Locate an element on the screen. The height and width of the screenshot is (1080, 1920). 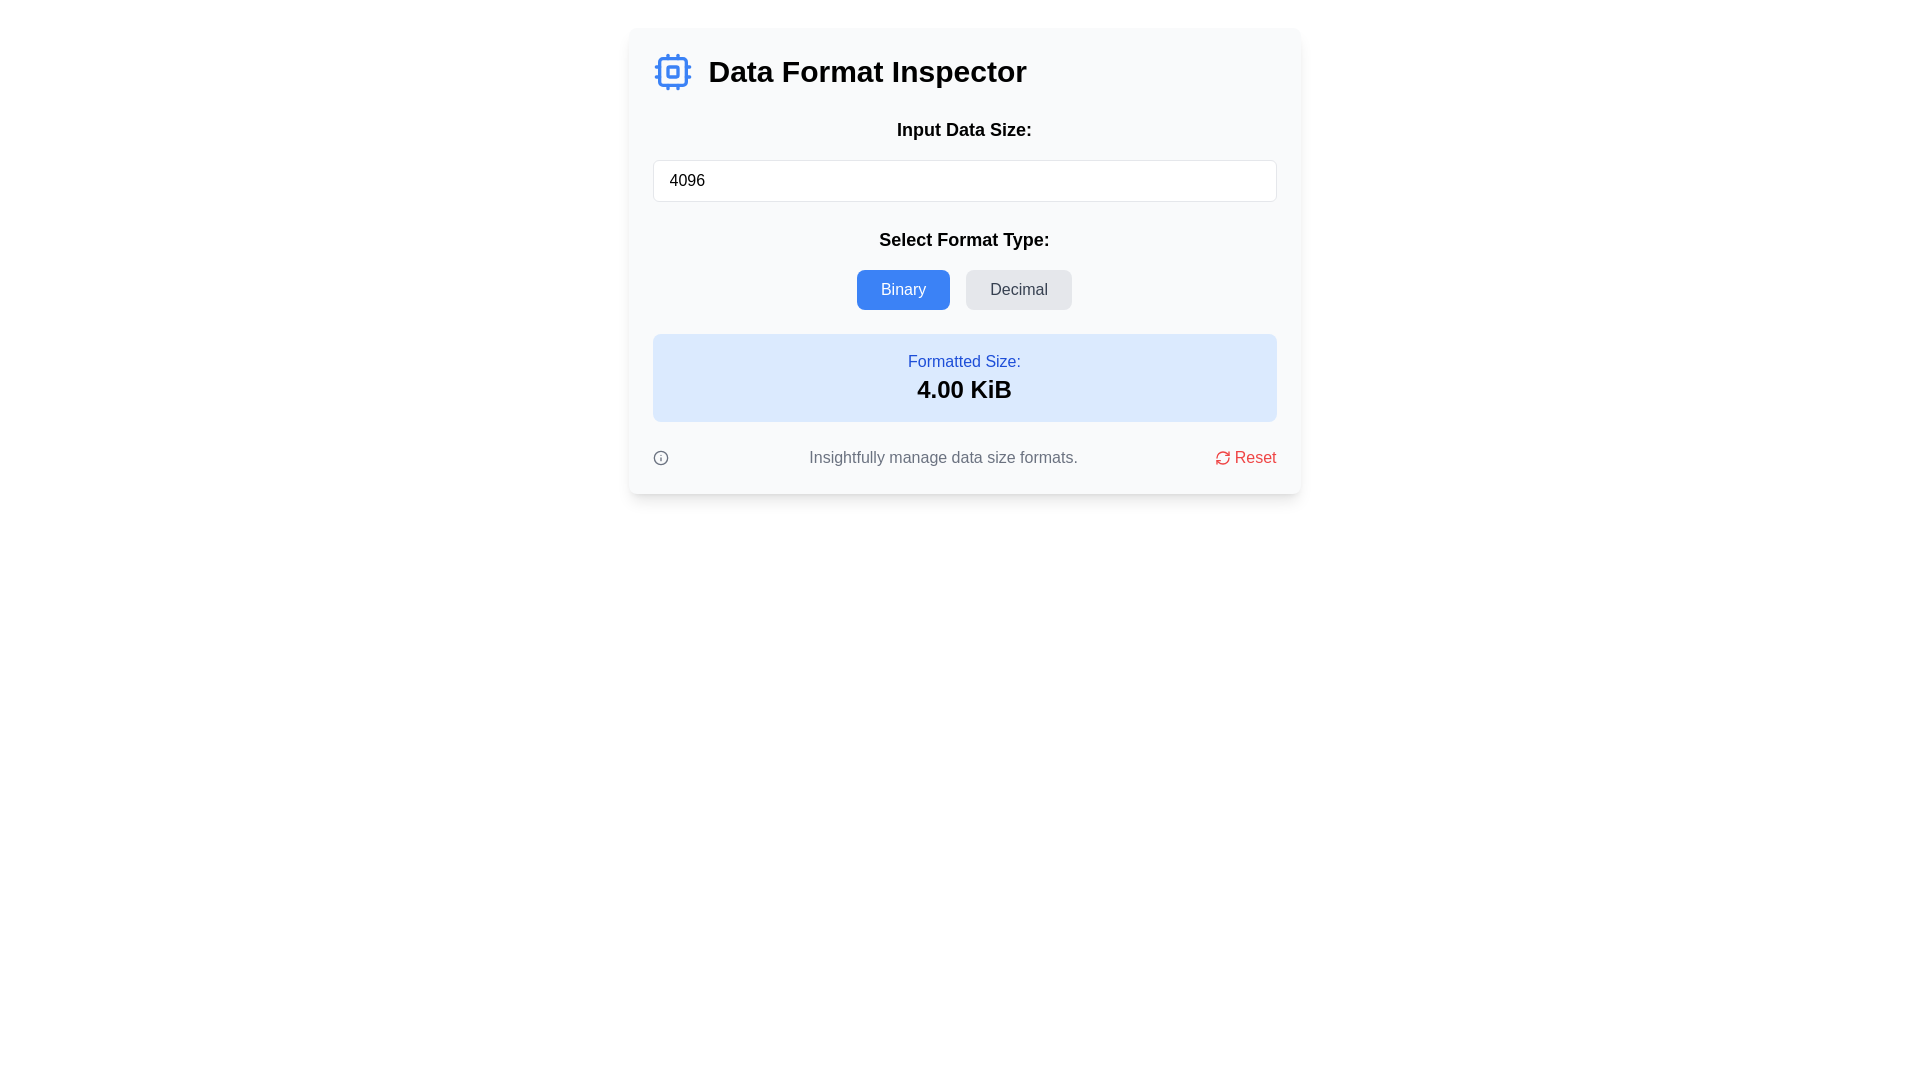
the informational icon located to the left of the caption 'Insightfully manage data size formats.' is located at coordinates (660, 458).